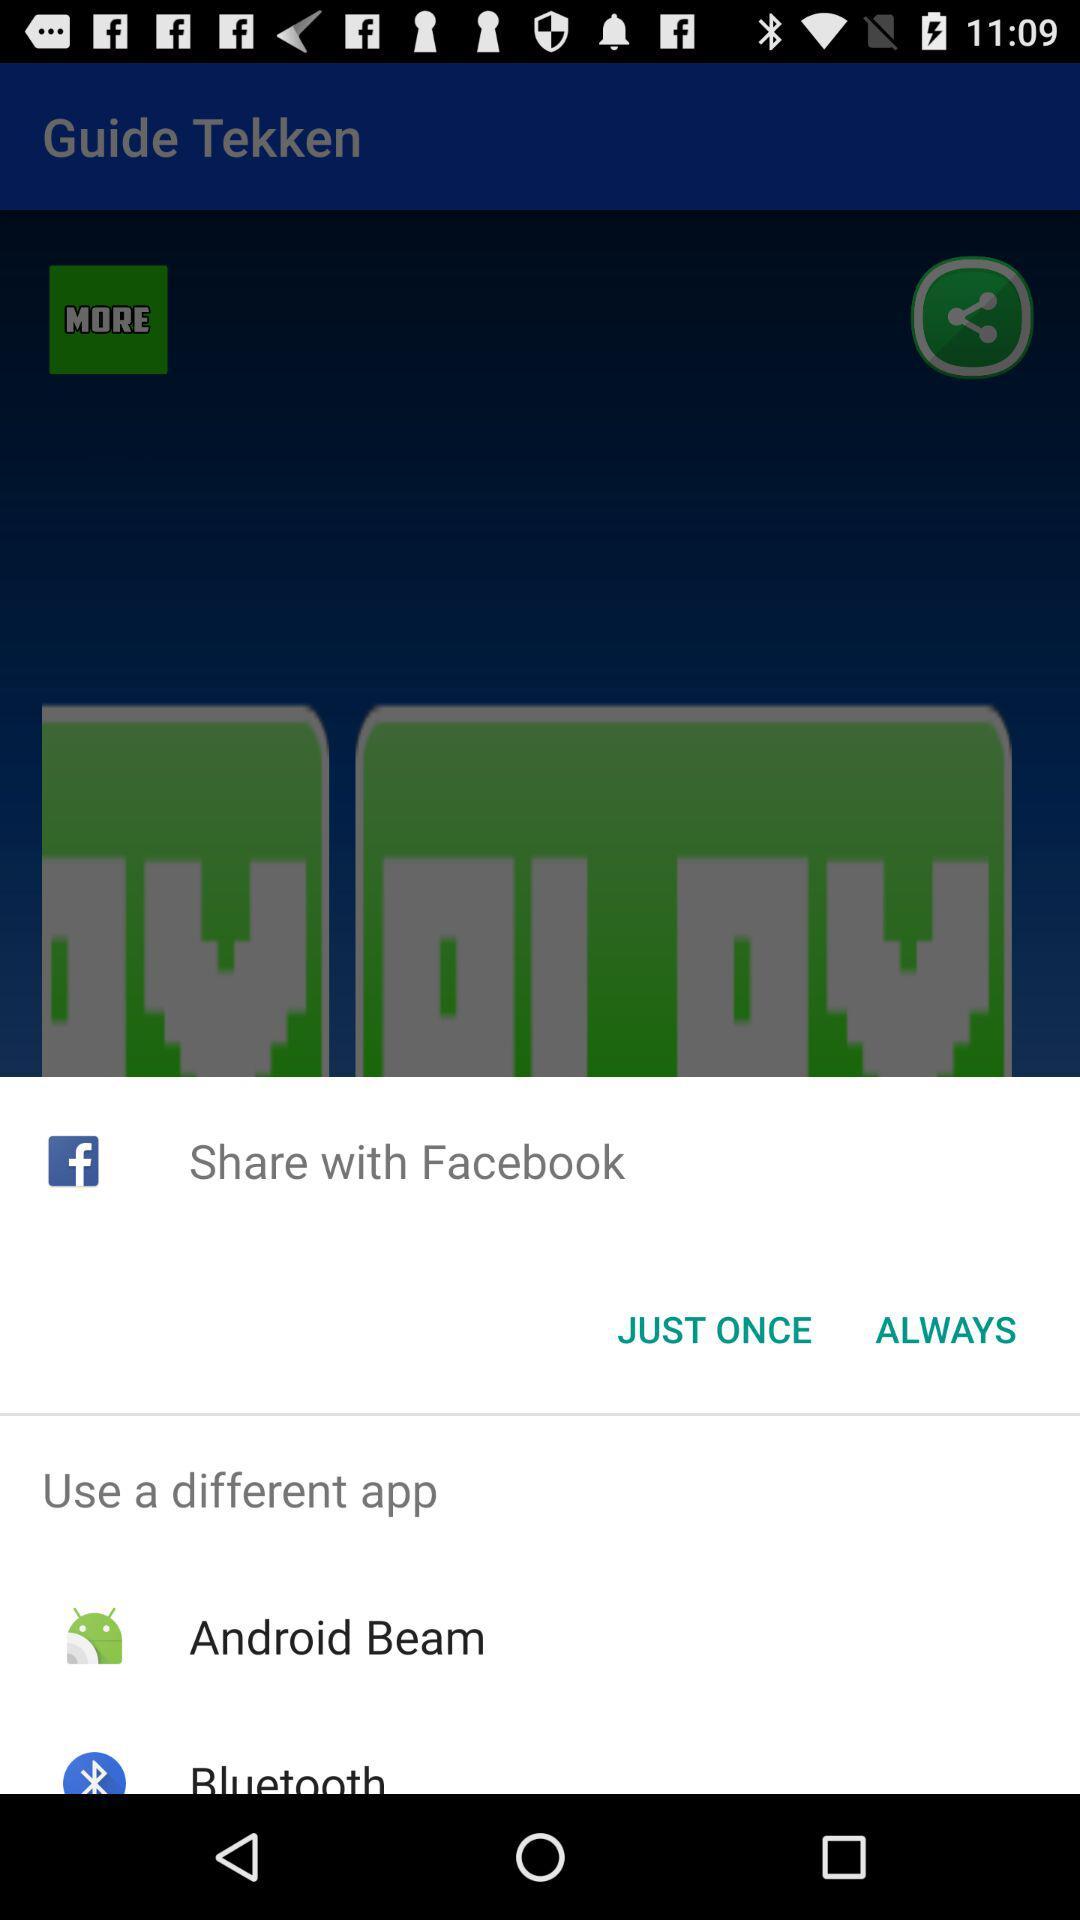  I want to click on the icon to the left of always item, so click(713, 1329).